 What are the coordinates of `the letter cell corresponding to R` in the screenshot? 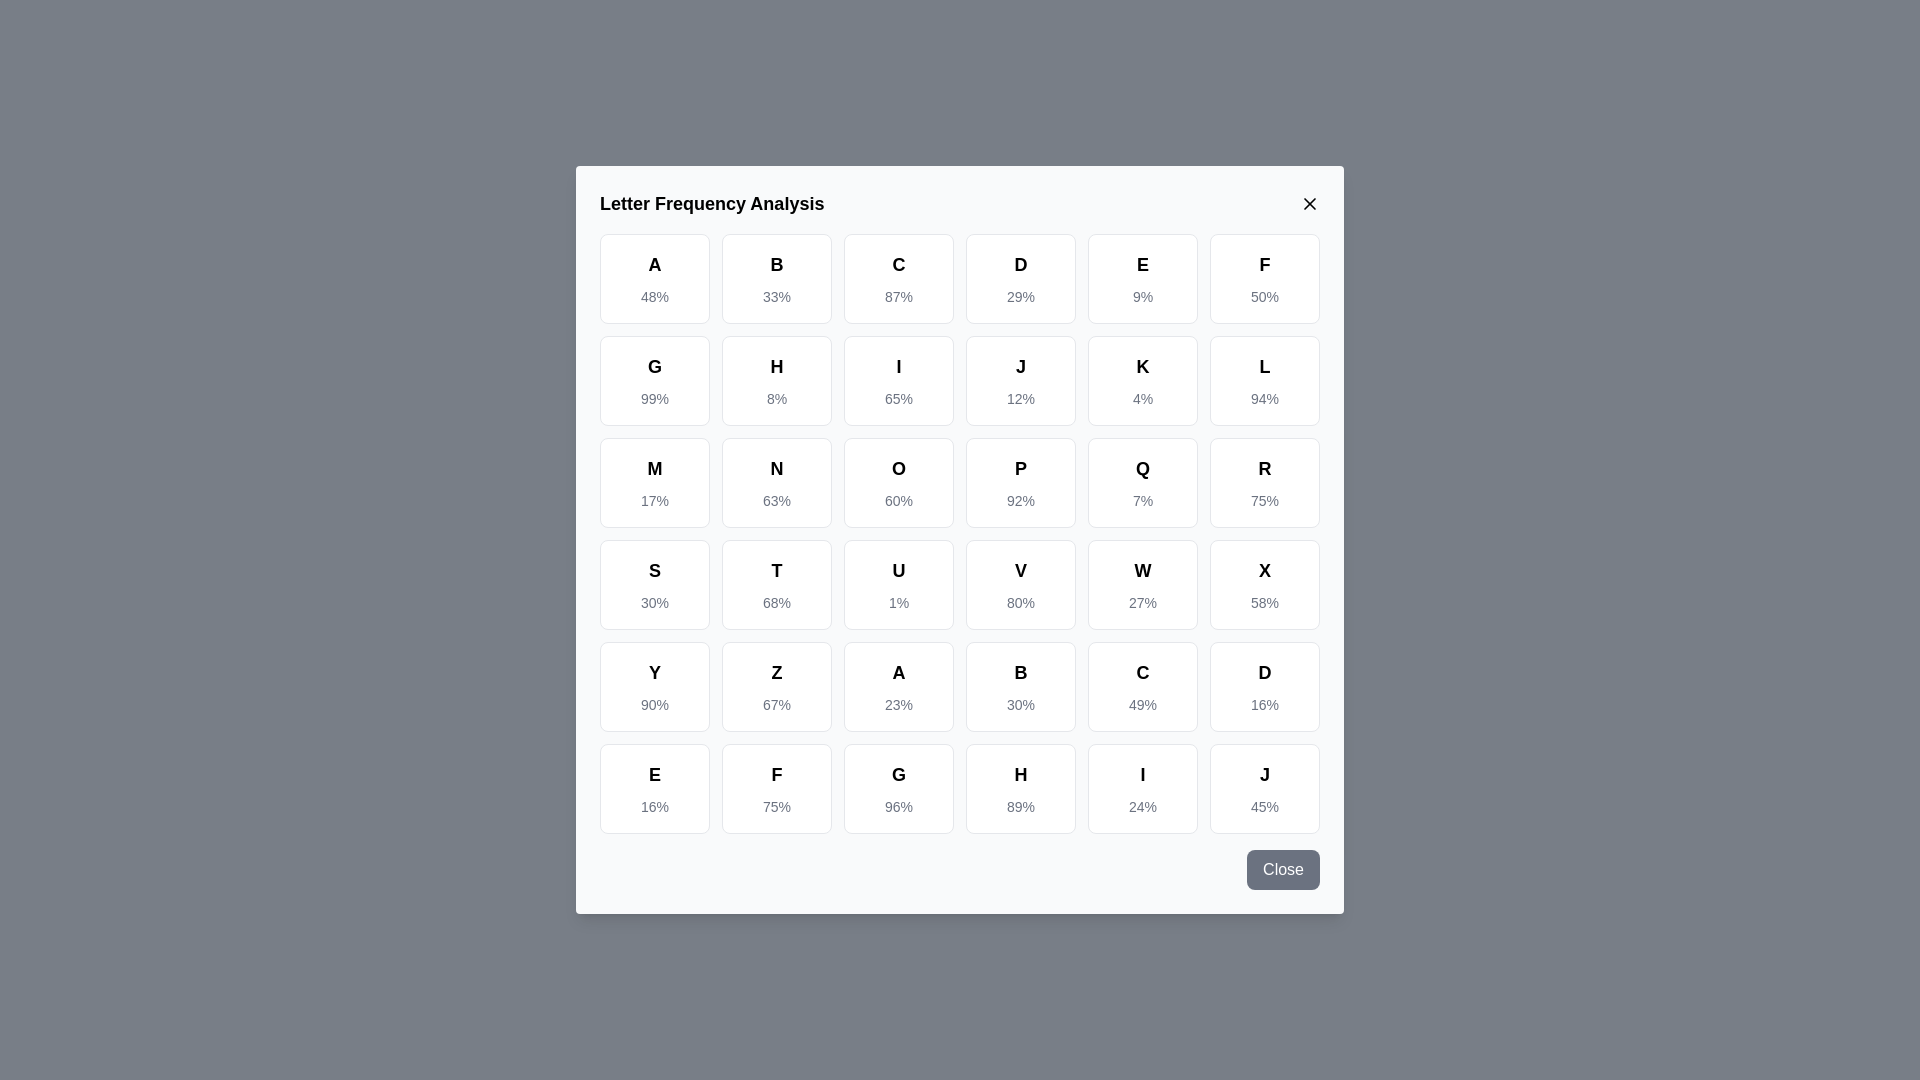 It's located at (1264, 482).